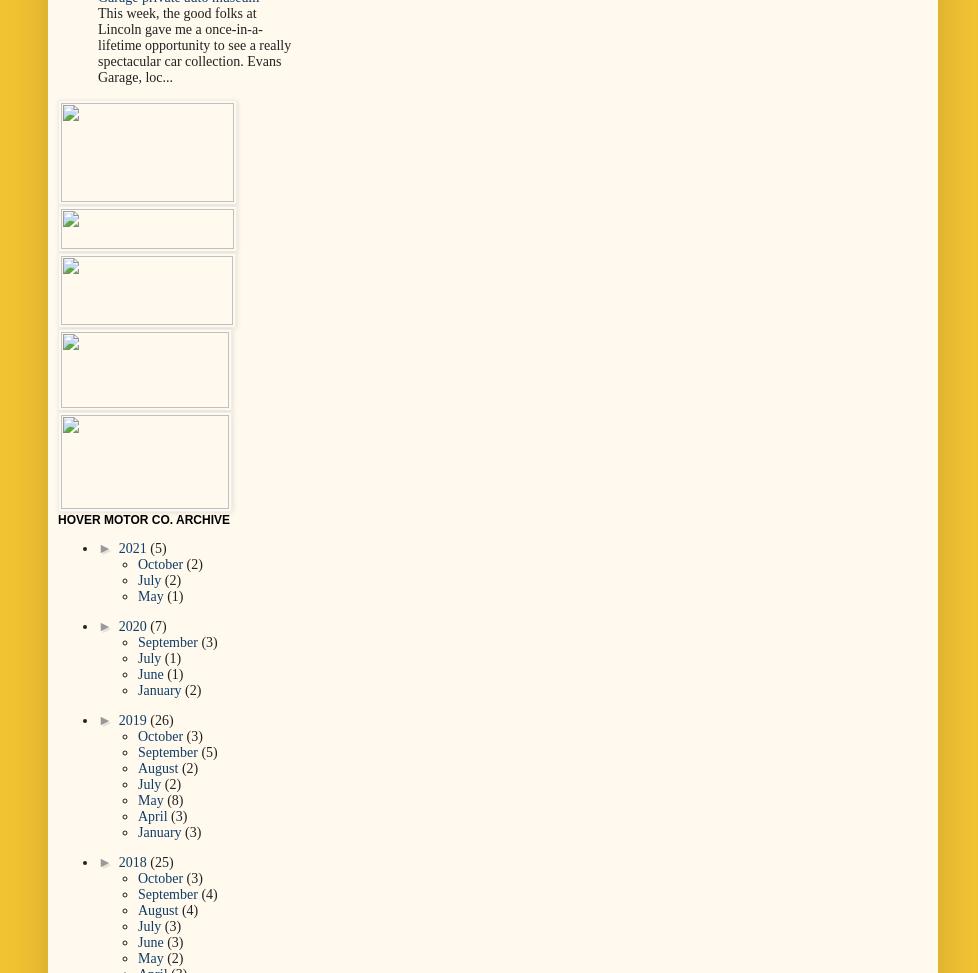 The height and width of the screenshot is (973, 978). What do you see at coordinates (133, 719) in the screenshot?
I see `'2019'` at bounding box center [133, 719].